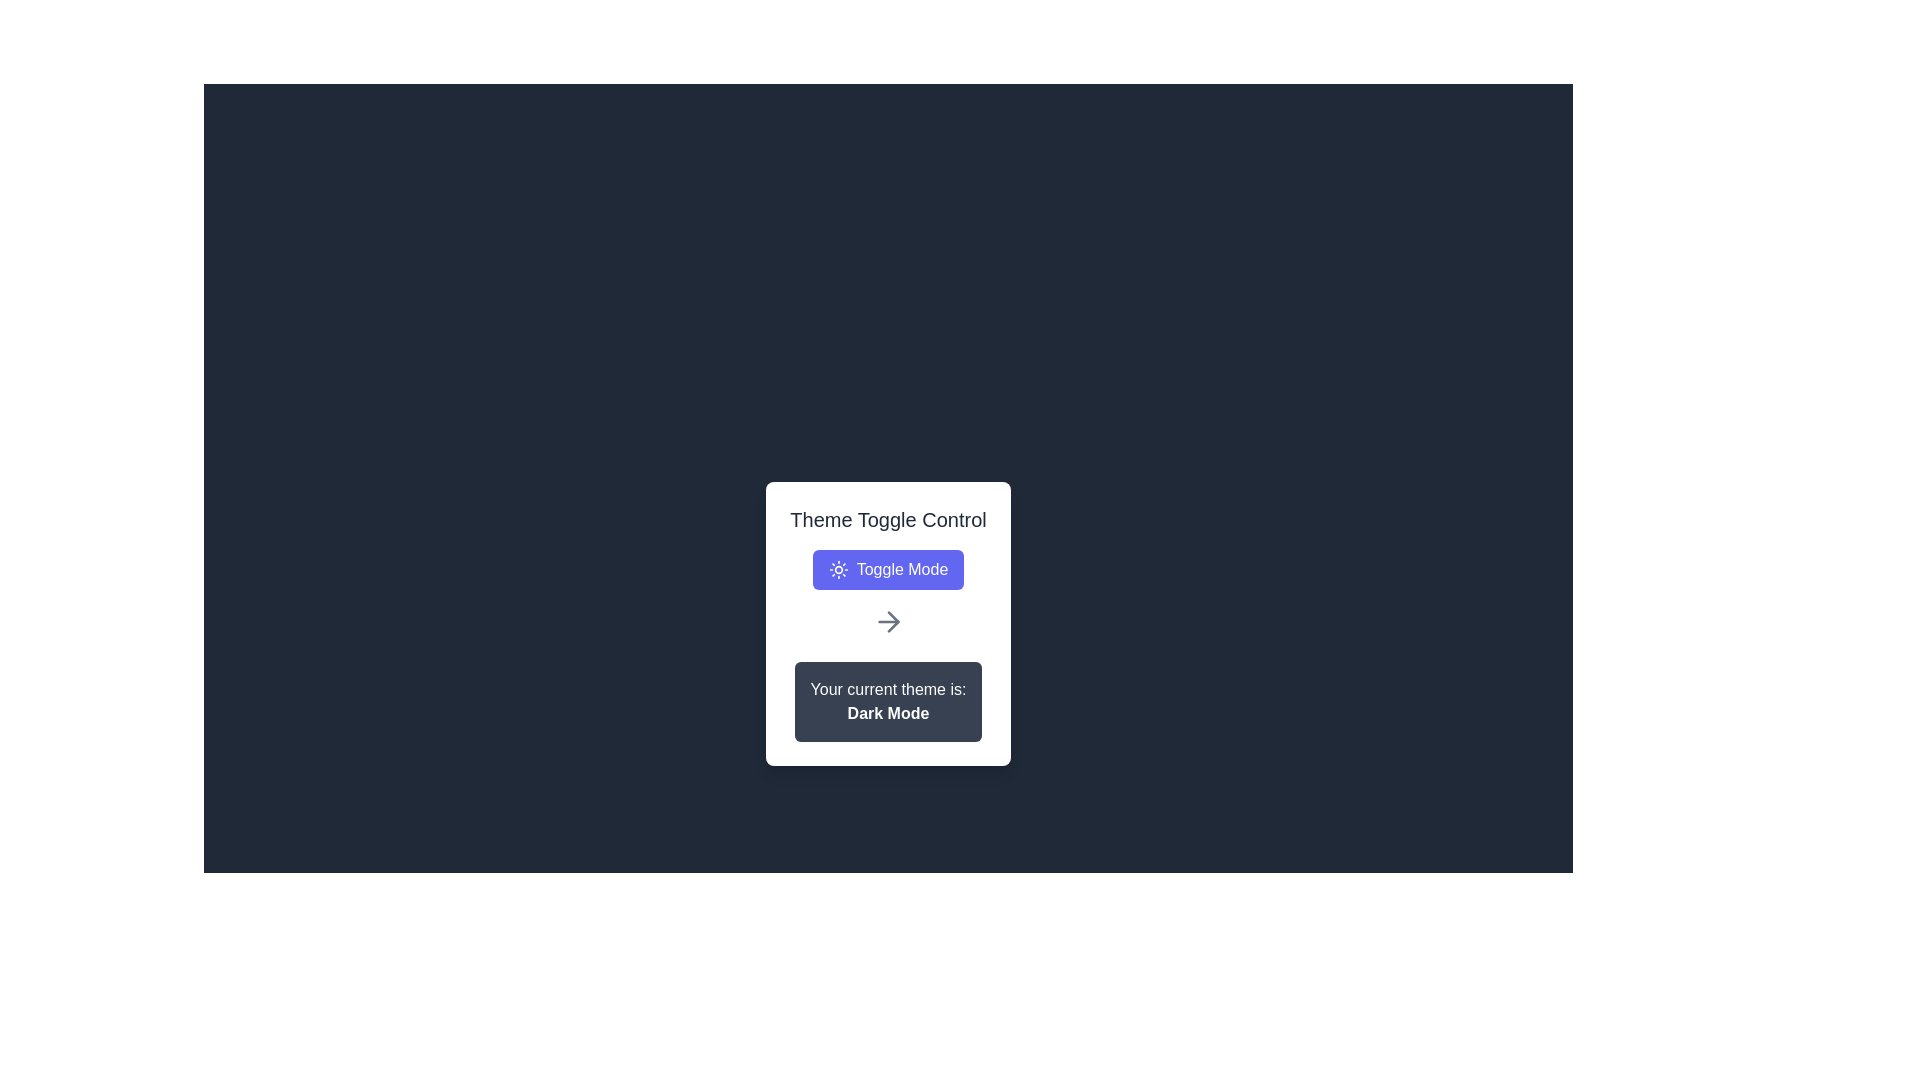 This screenshot has width=1920, height=1080. I want to click on the Informational Text Block that indicates the currently selected theme, which is 'Dark Mode', positioned at the bottom of the white card interface, below the 'Toggle Mode' button and arrow icon, so click(887, 701).